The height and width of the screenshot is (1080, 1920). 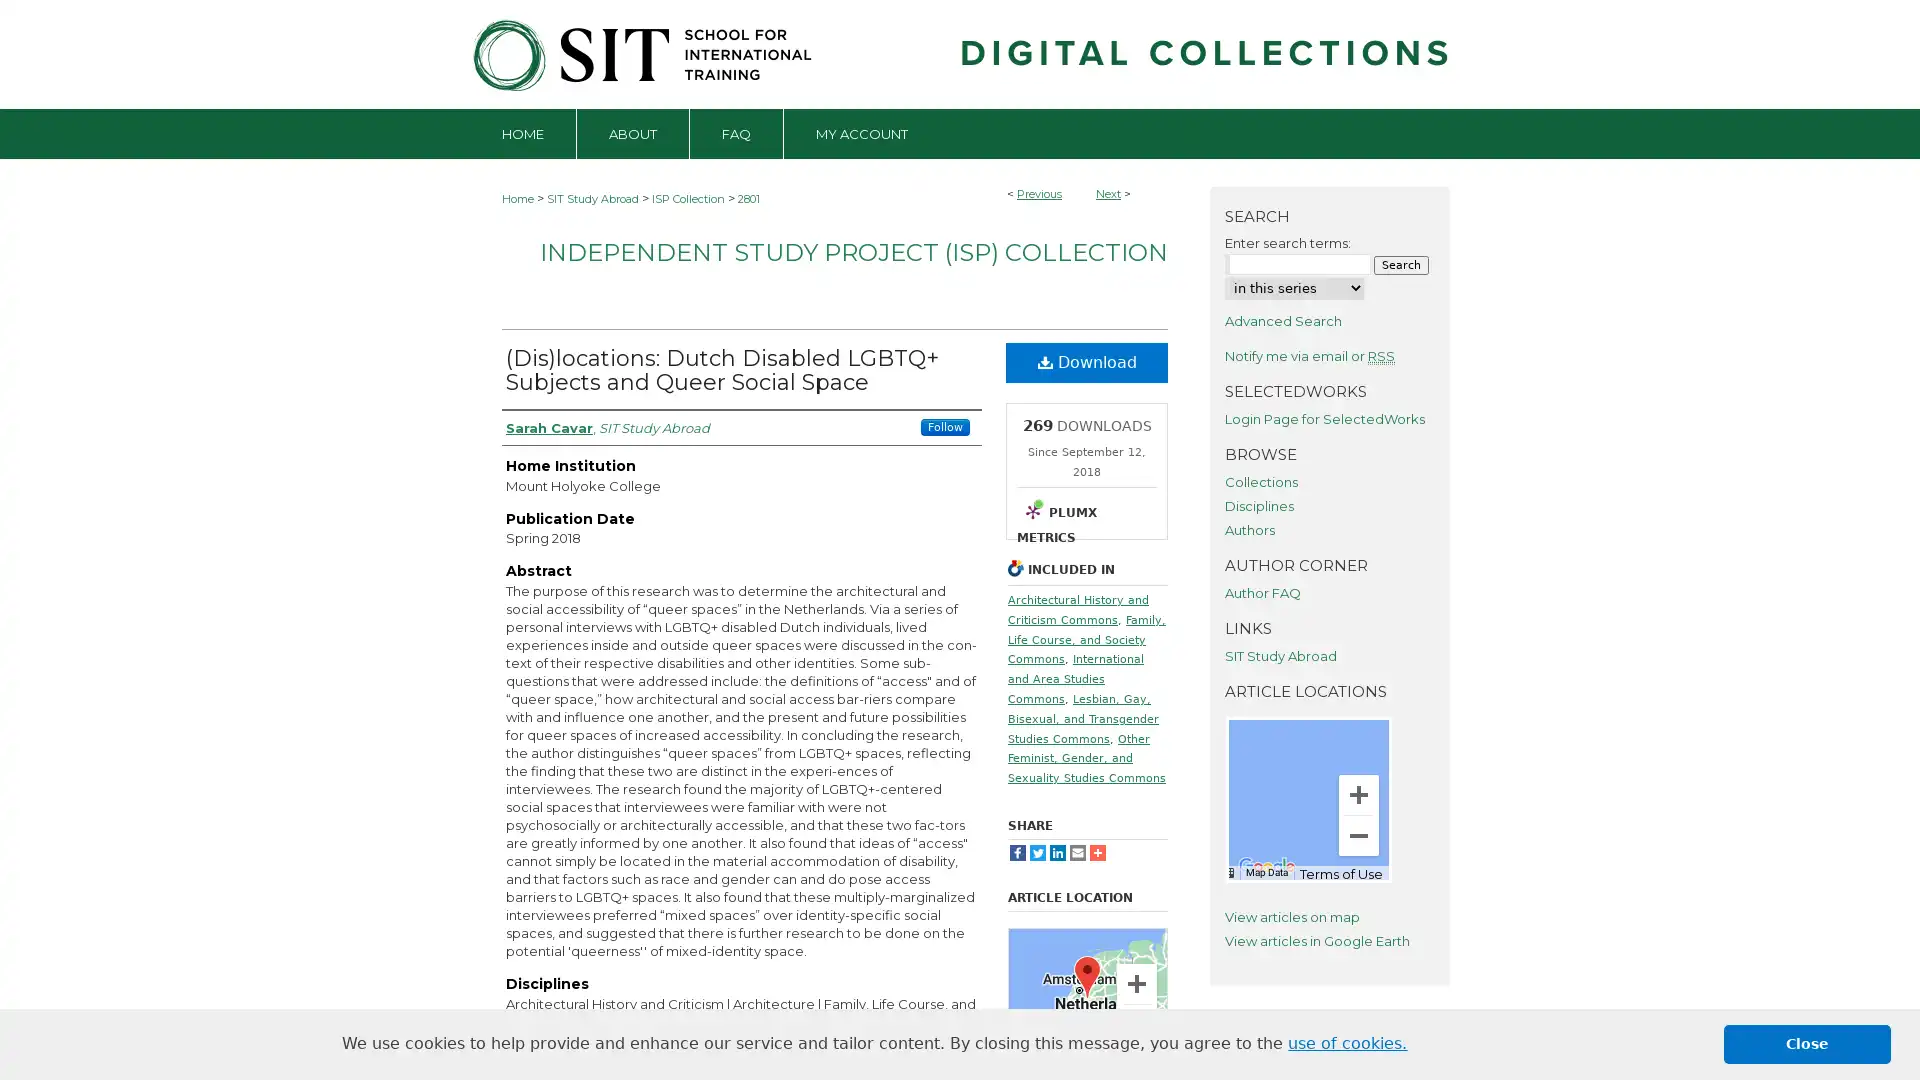 I want to click on Keyboard shortcuts, so click(x=1030, y=1060).